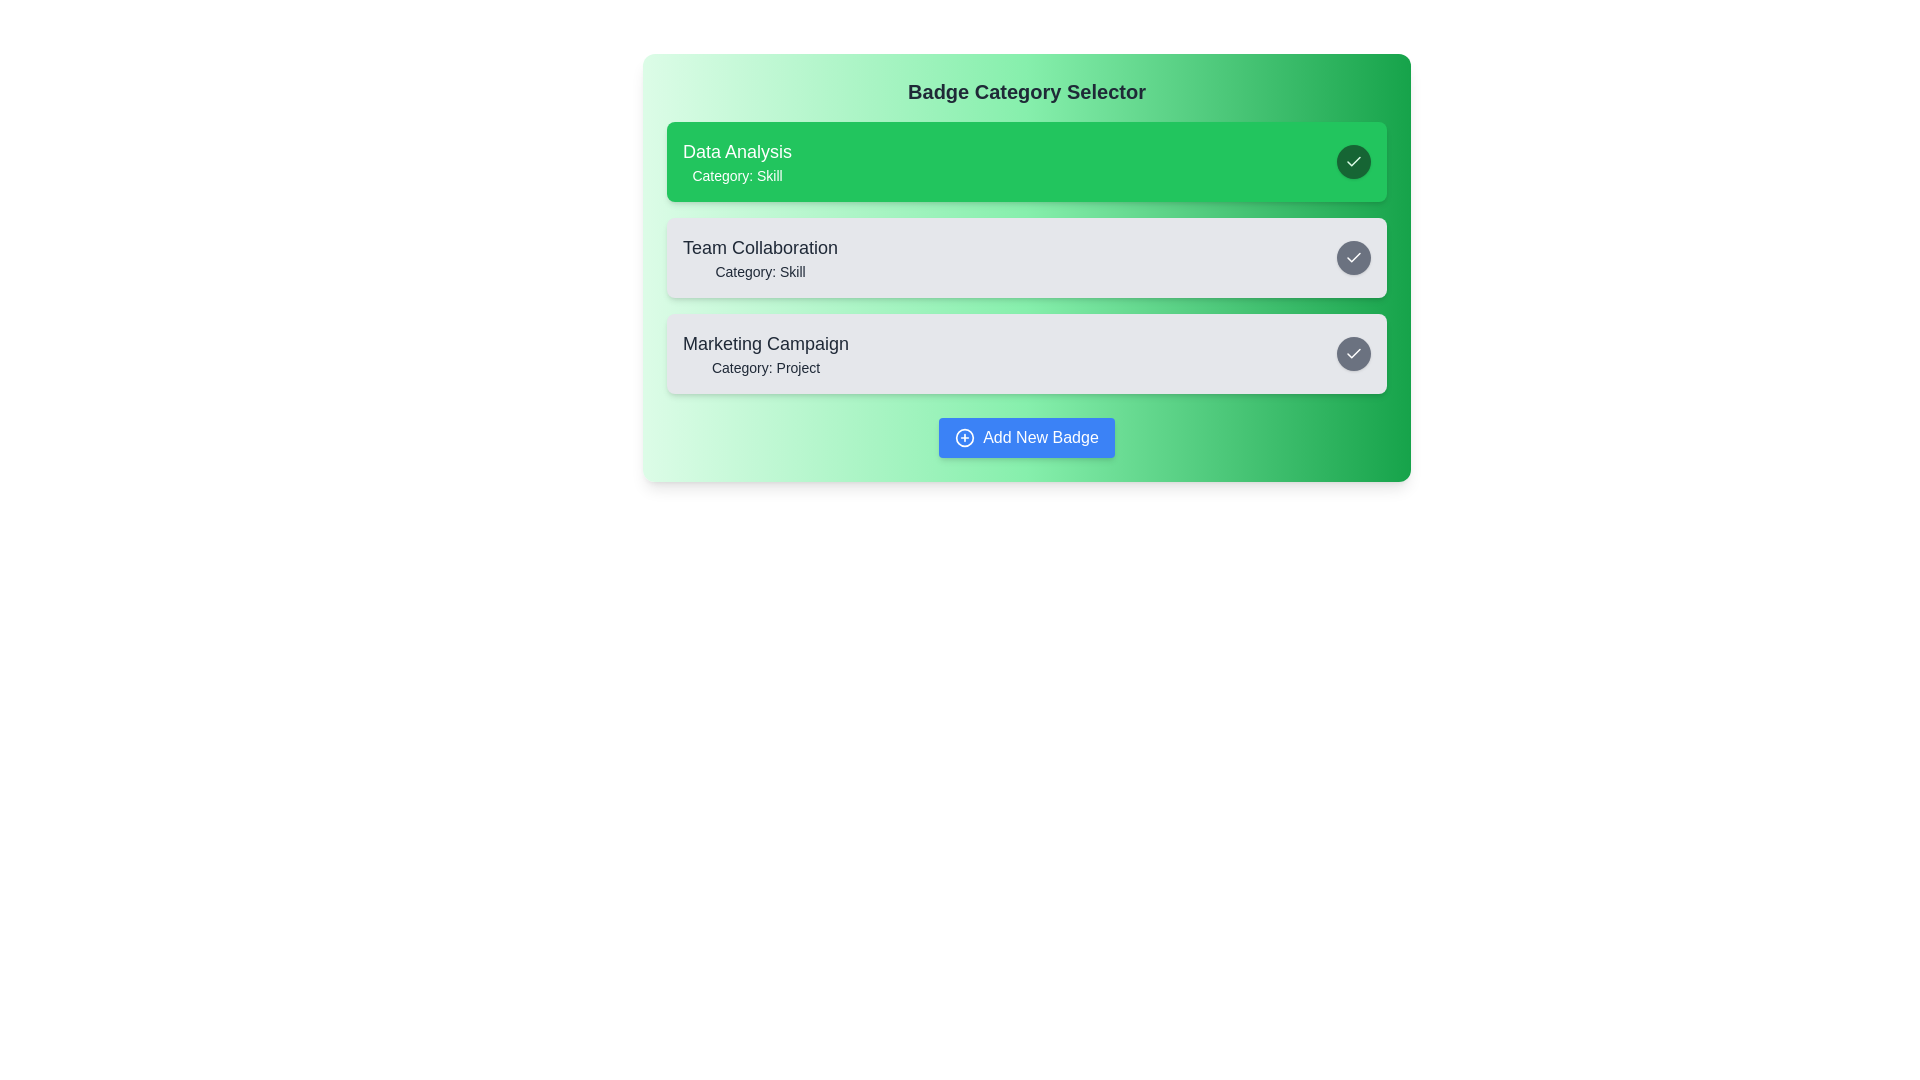  Describe the element at coordinates (1027, 257) in the screenshot. I see `the badge corresponding to Team Collaboration` at that location.